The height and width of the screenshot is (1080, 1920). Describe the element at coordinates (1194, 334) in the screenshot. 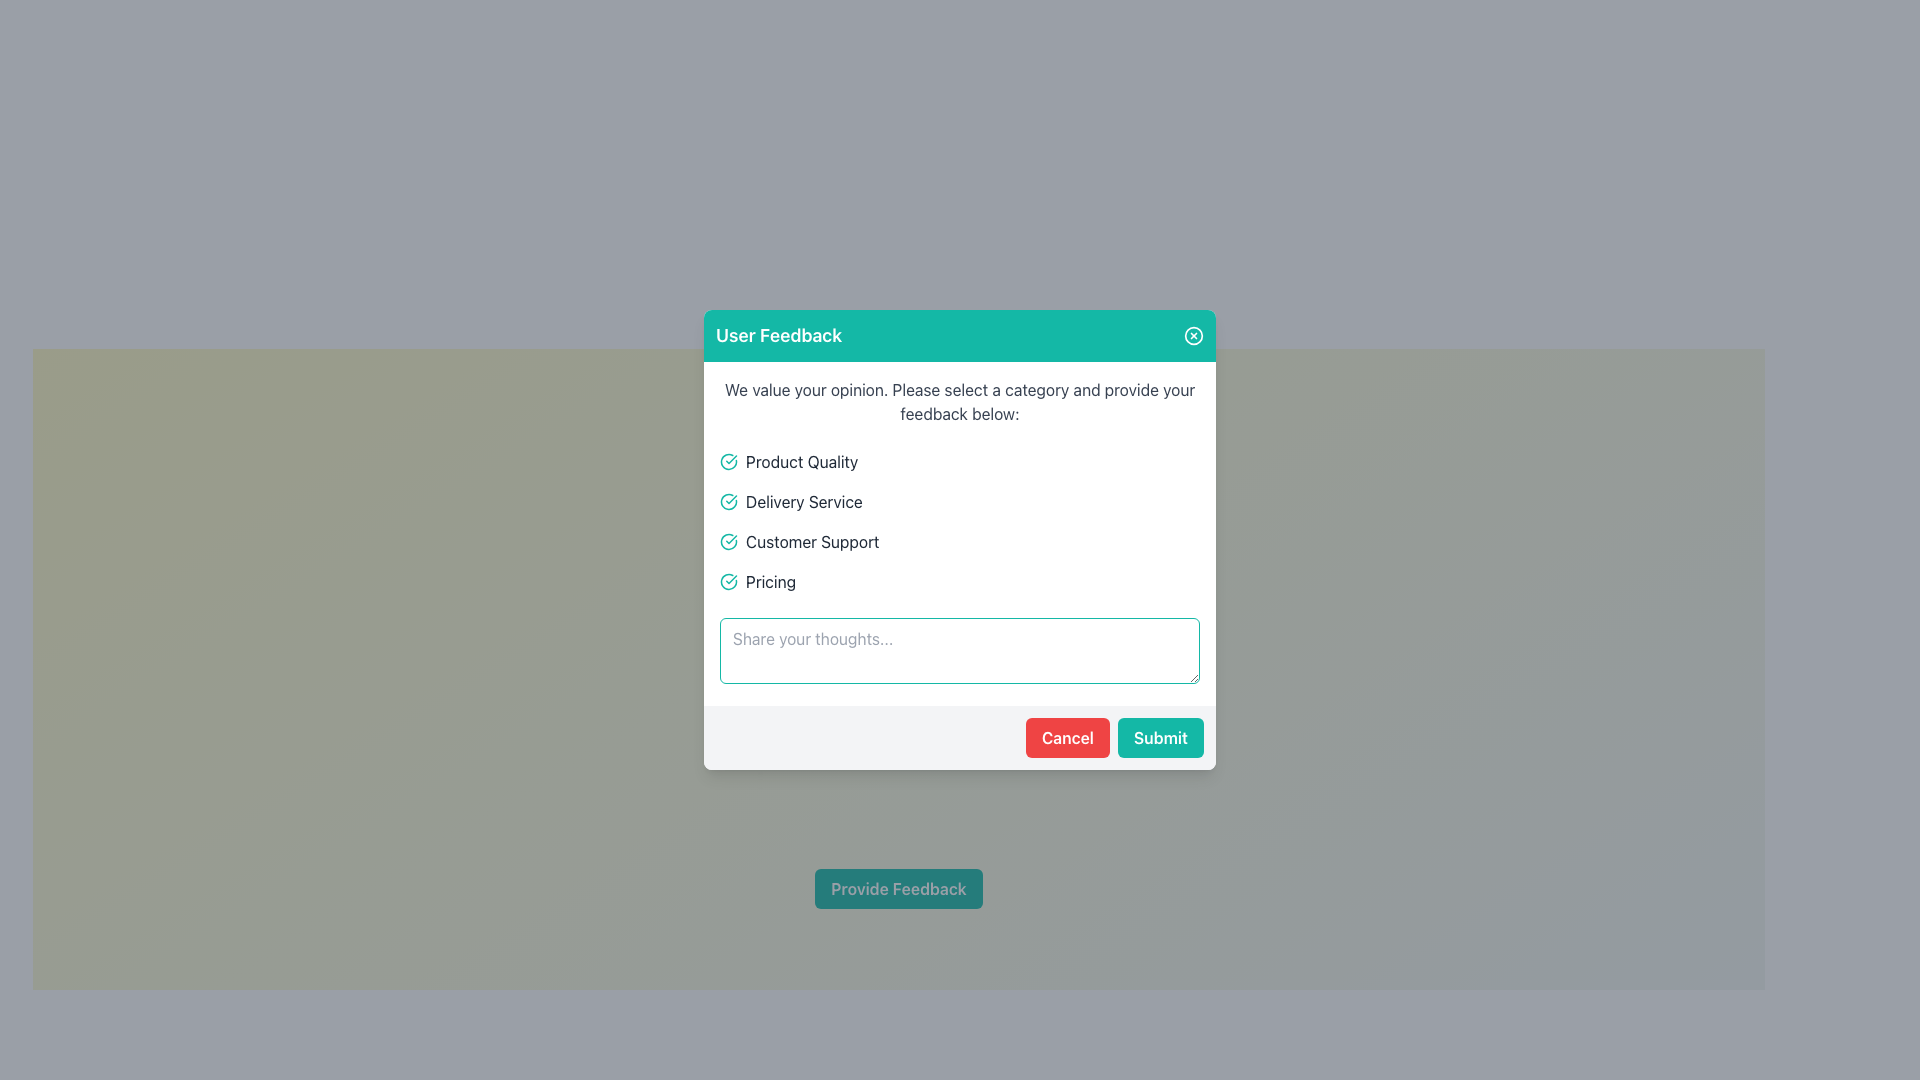

I see `the SVG circle element located at the top-right corner of the 'User Feedback' modal dialog` at that location.